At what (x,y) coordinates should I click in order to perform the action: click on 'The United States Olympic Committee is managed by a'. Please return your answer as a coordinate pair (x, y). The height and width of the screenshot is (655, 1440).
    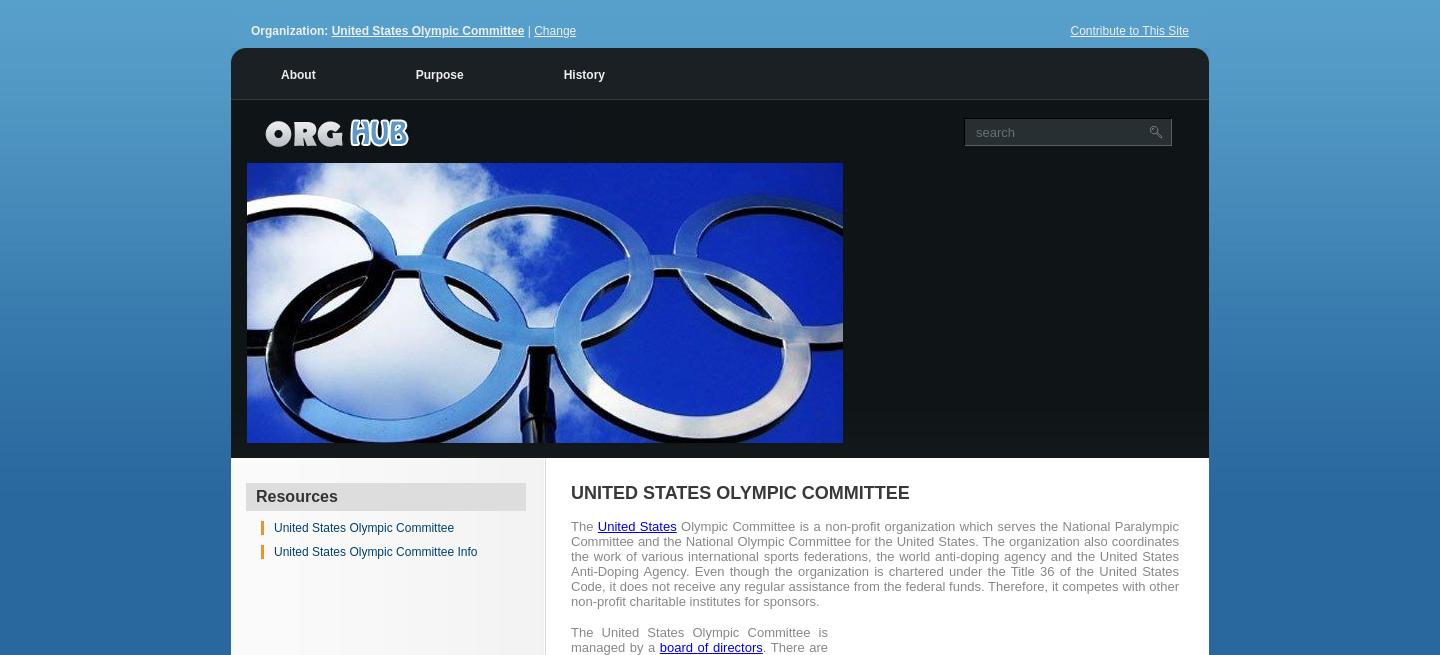
    Looking at the image, I should click on (699, 640).